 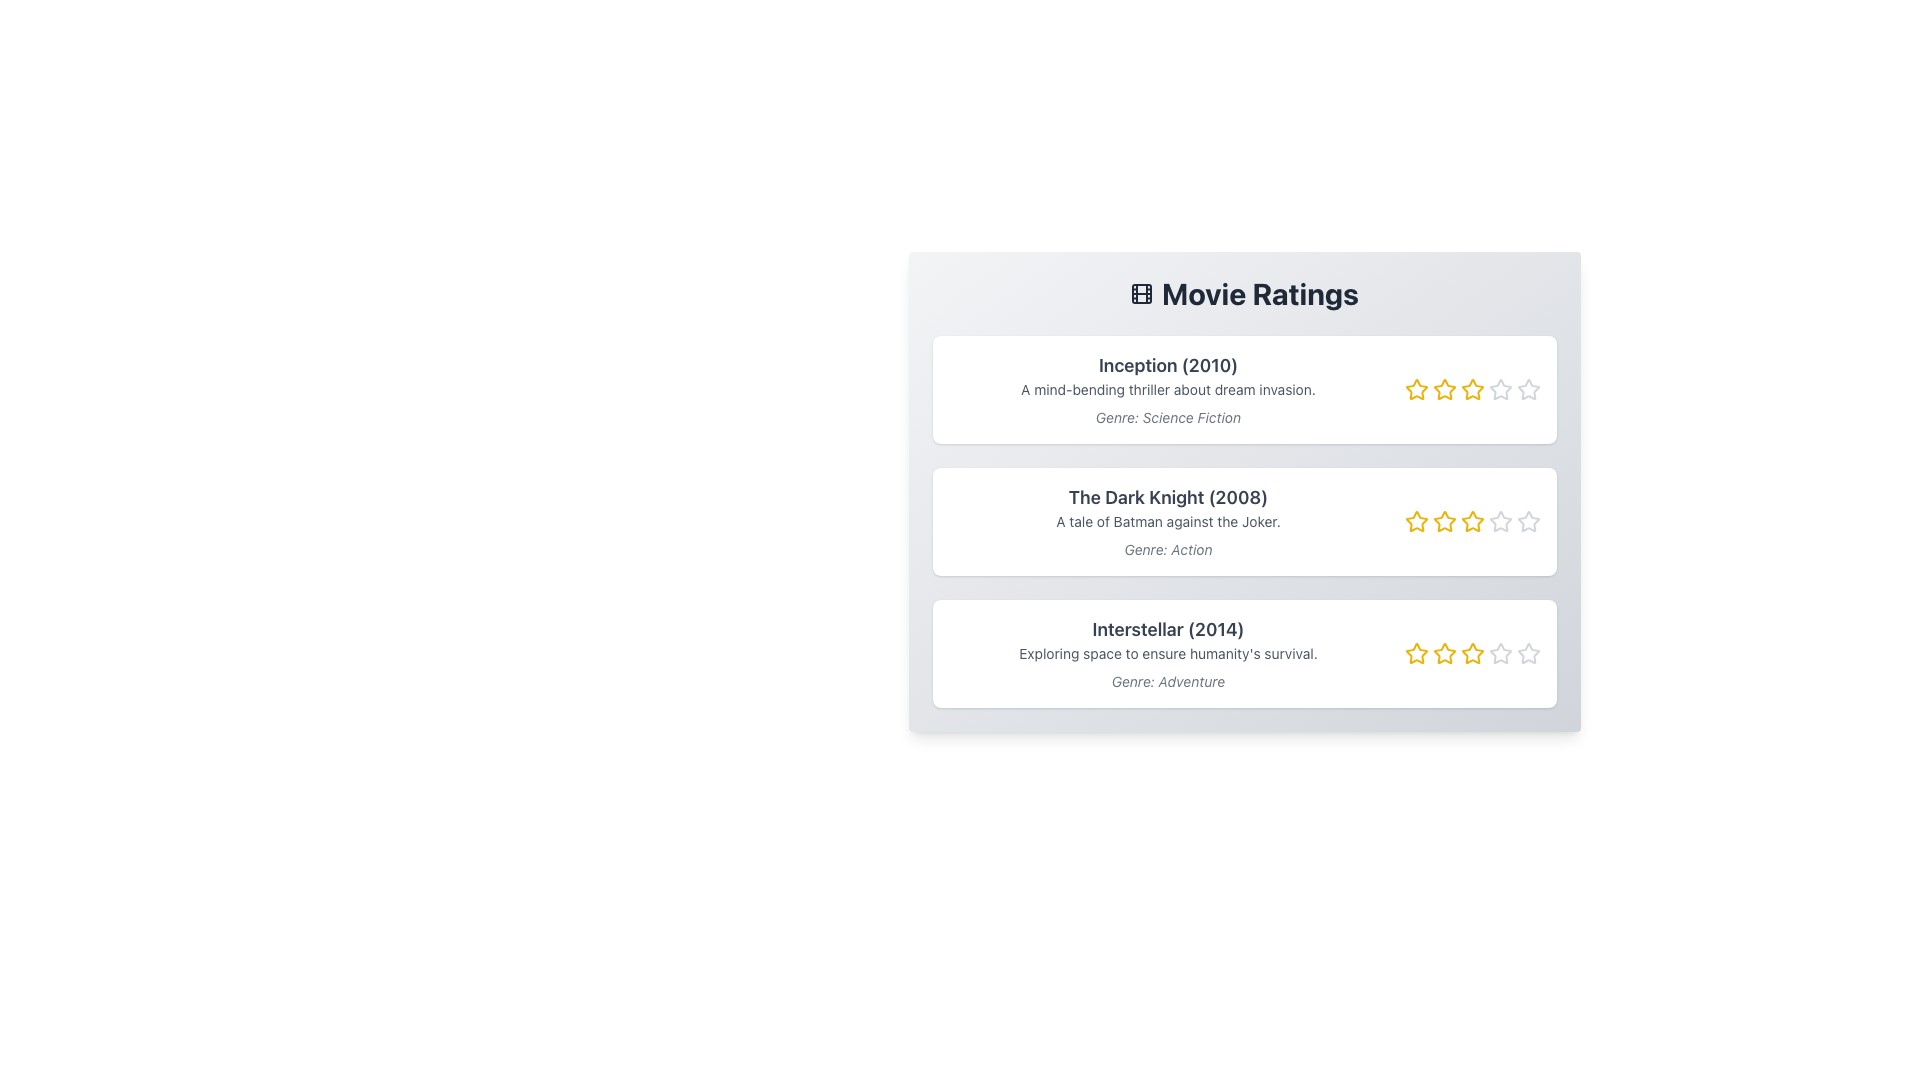 I want to click on the second yellow star icon in the rating system for the movie 'Inception (2010)' to rate the movie, so click(x=1444, y=389).